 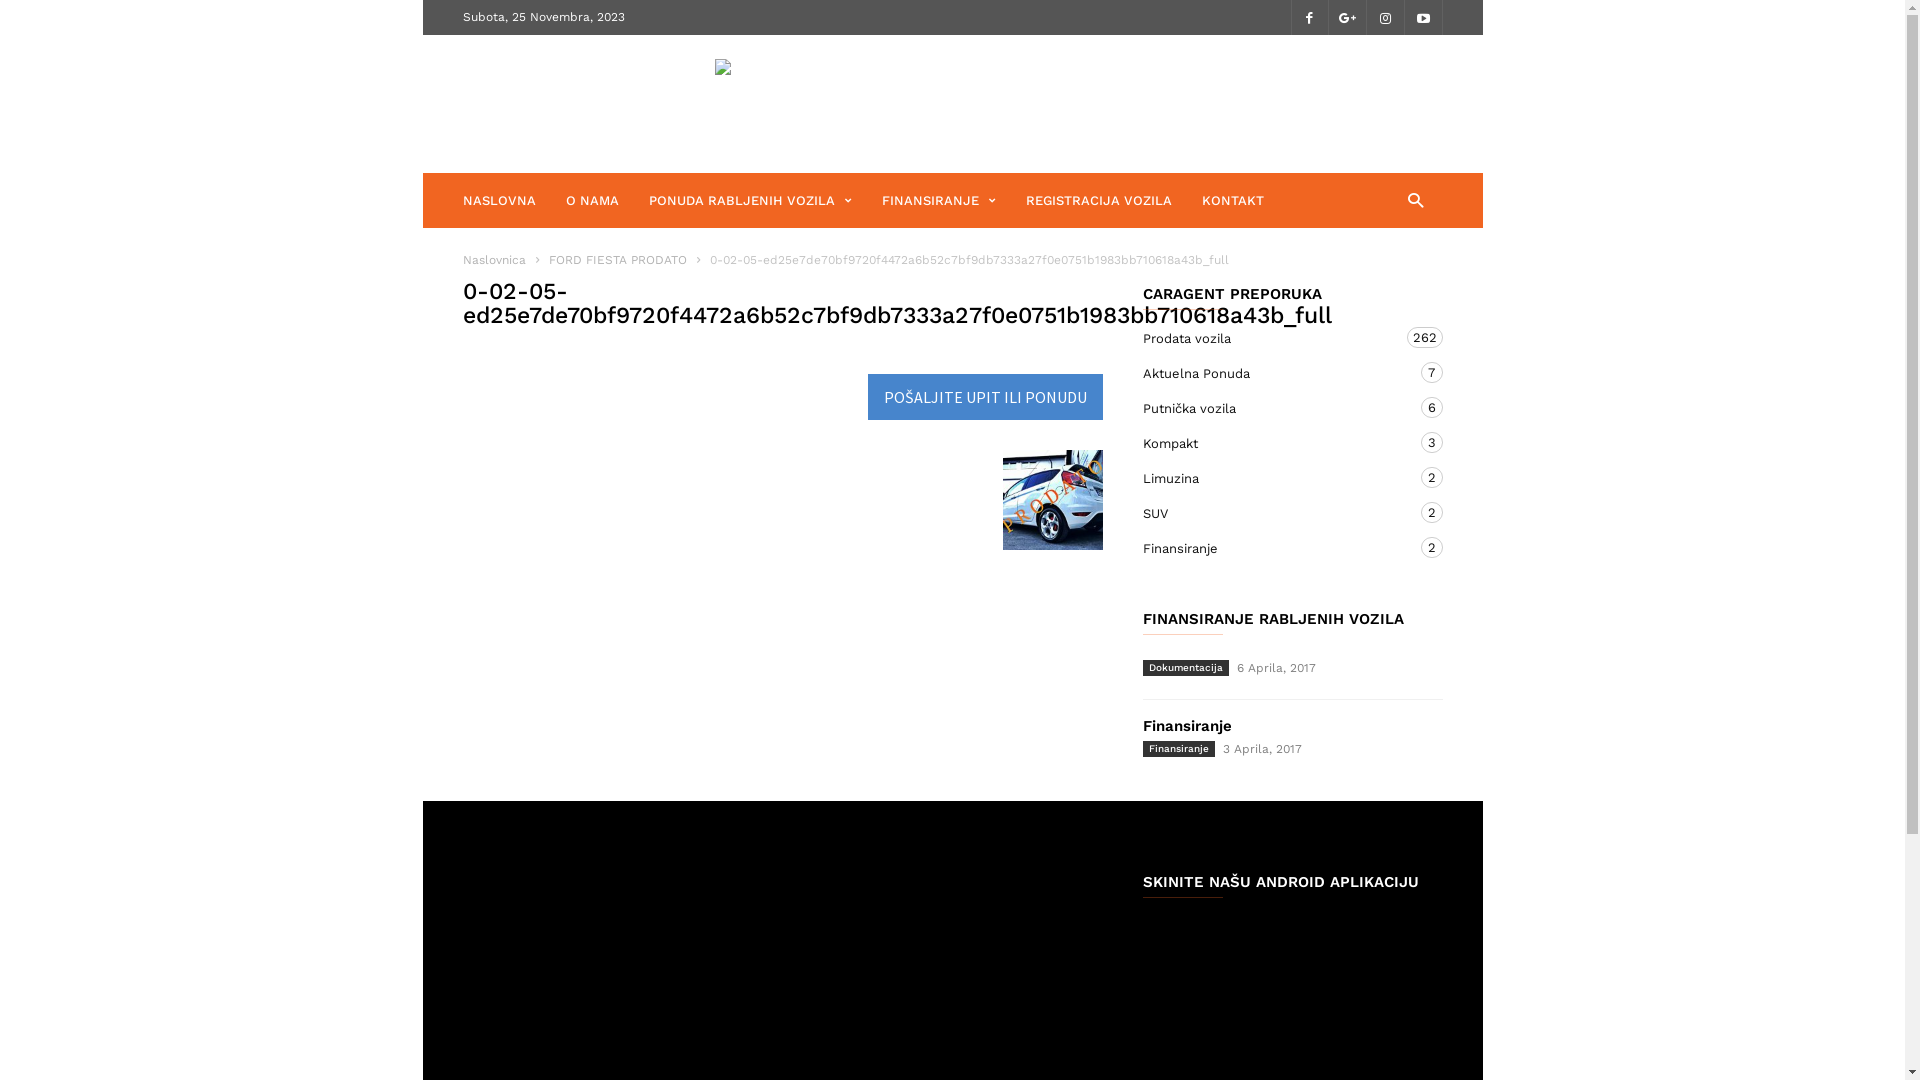 What do you see at coordinates (1347, 17) in the screenshot?
I see `'Google+'` at bounding box center [1347, 17].